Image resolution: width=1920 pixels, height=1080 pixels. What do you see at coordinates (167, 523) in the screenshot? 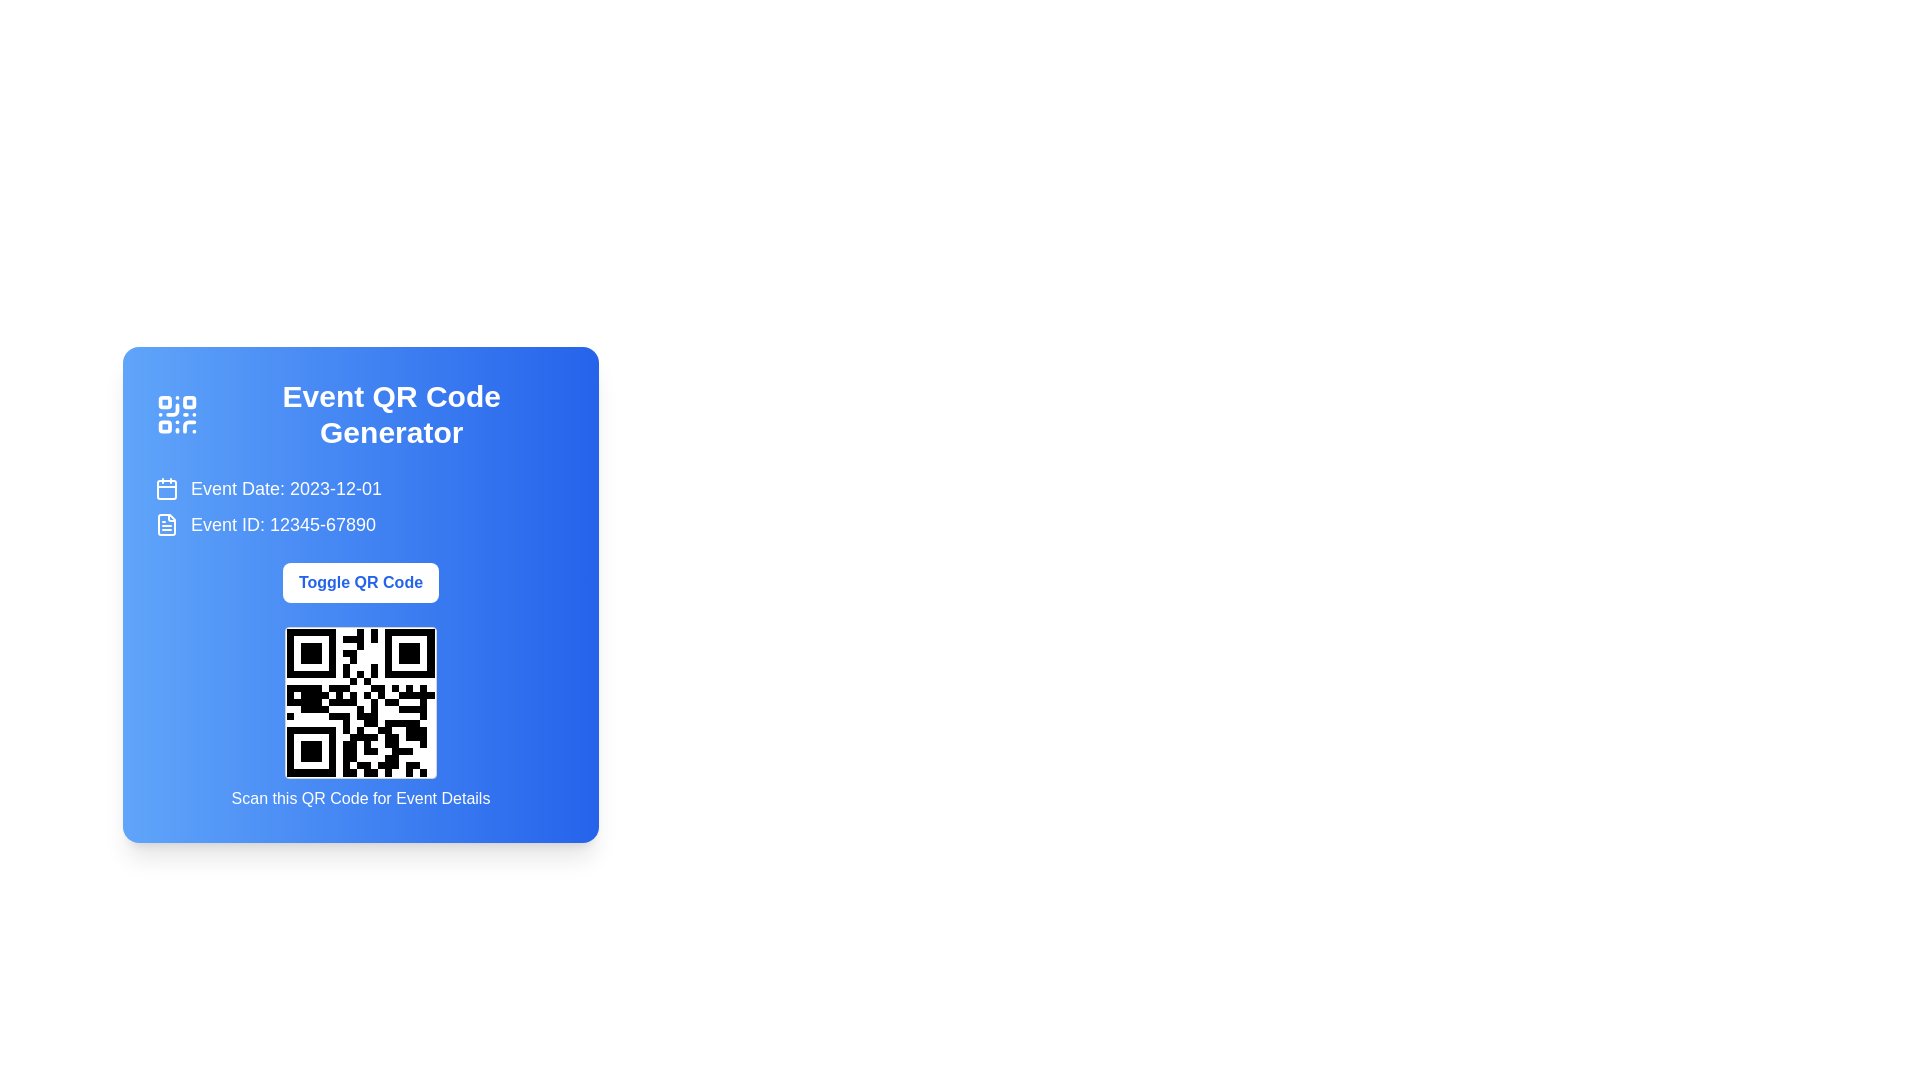
I see `the document/file icon located to the left of the text 'Event ID: 12345-67890'` at bounding box center [167, 523].